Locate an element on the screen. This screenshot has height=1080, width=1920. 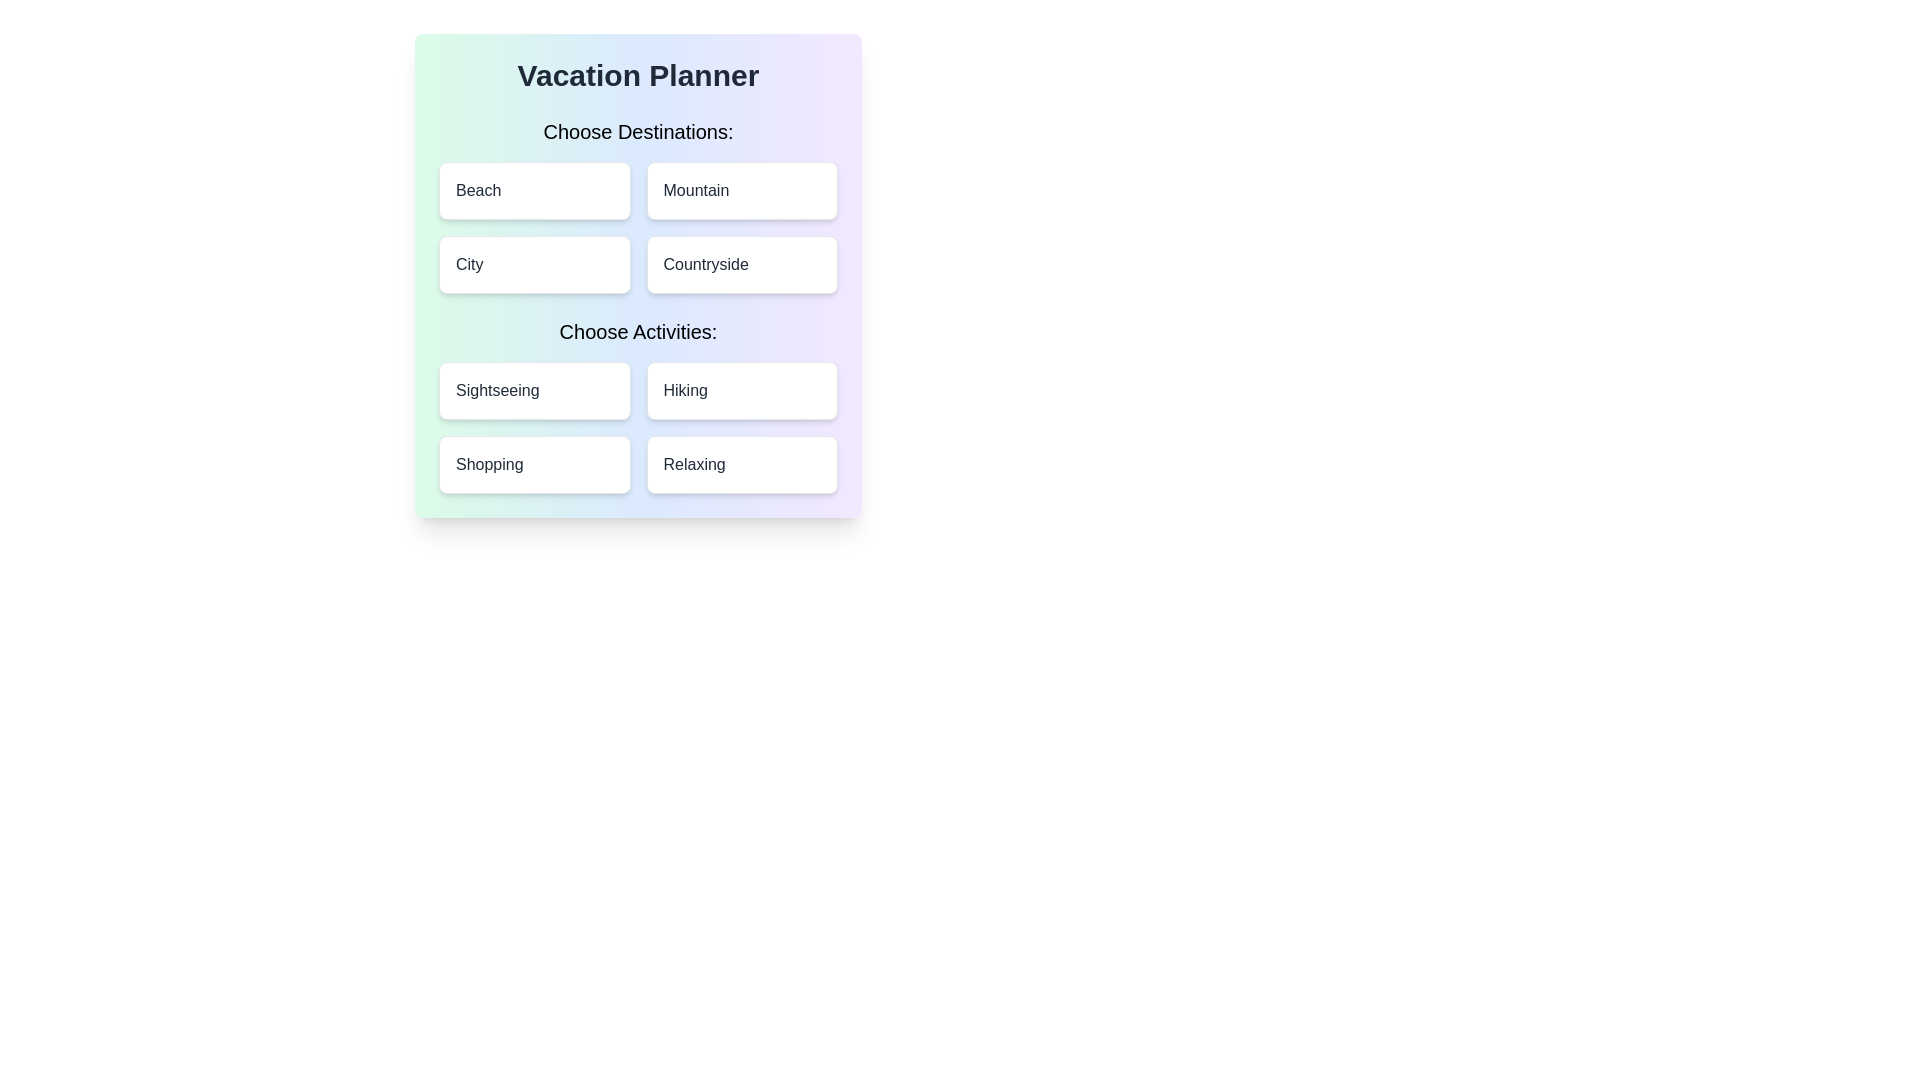
the Text Header element, which serves as a title for the options below it, guiding users to select activities is located at coordinates (637, 330).